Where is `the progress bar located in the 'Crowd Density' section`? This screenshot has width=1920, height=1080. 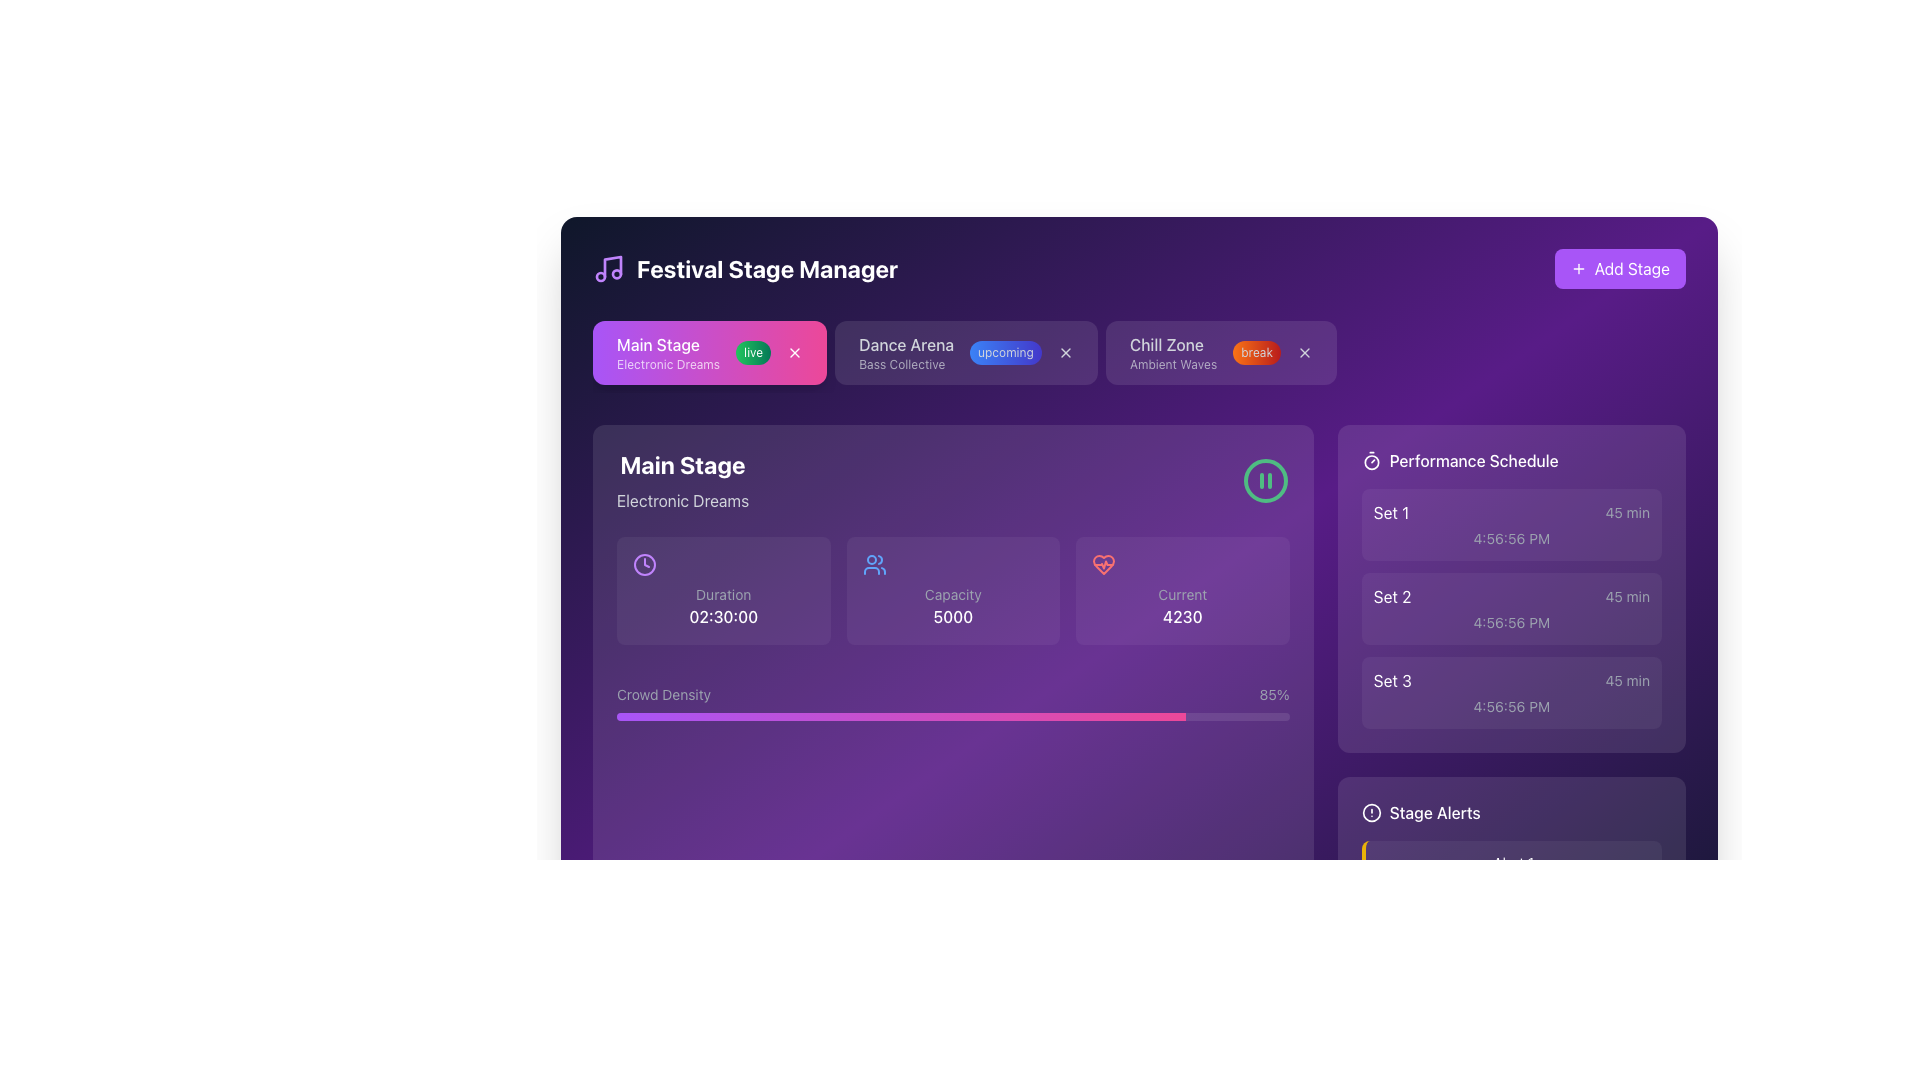 the progress bar located in the 'Crowd Density' section is located at coordinates (952, 716).